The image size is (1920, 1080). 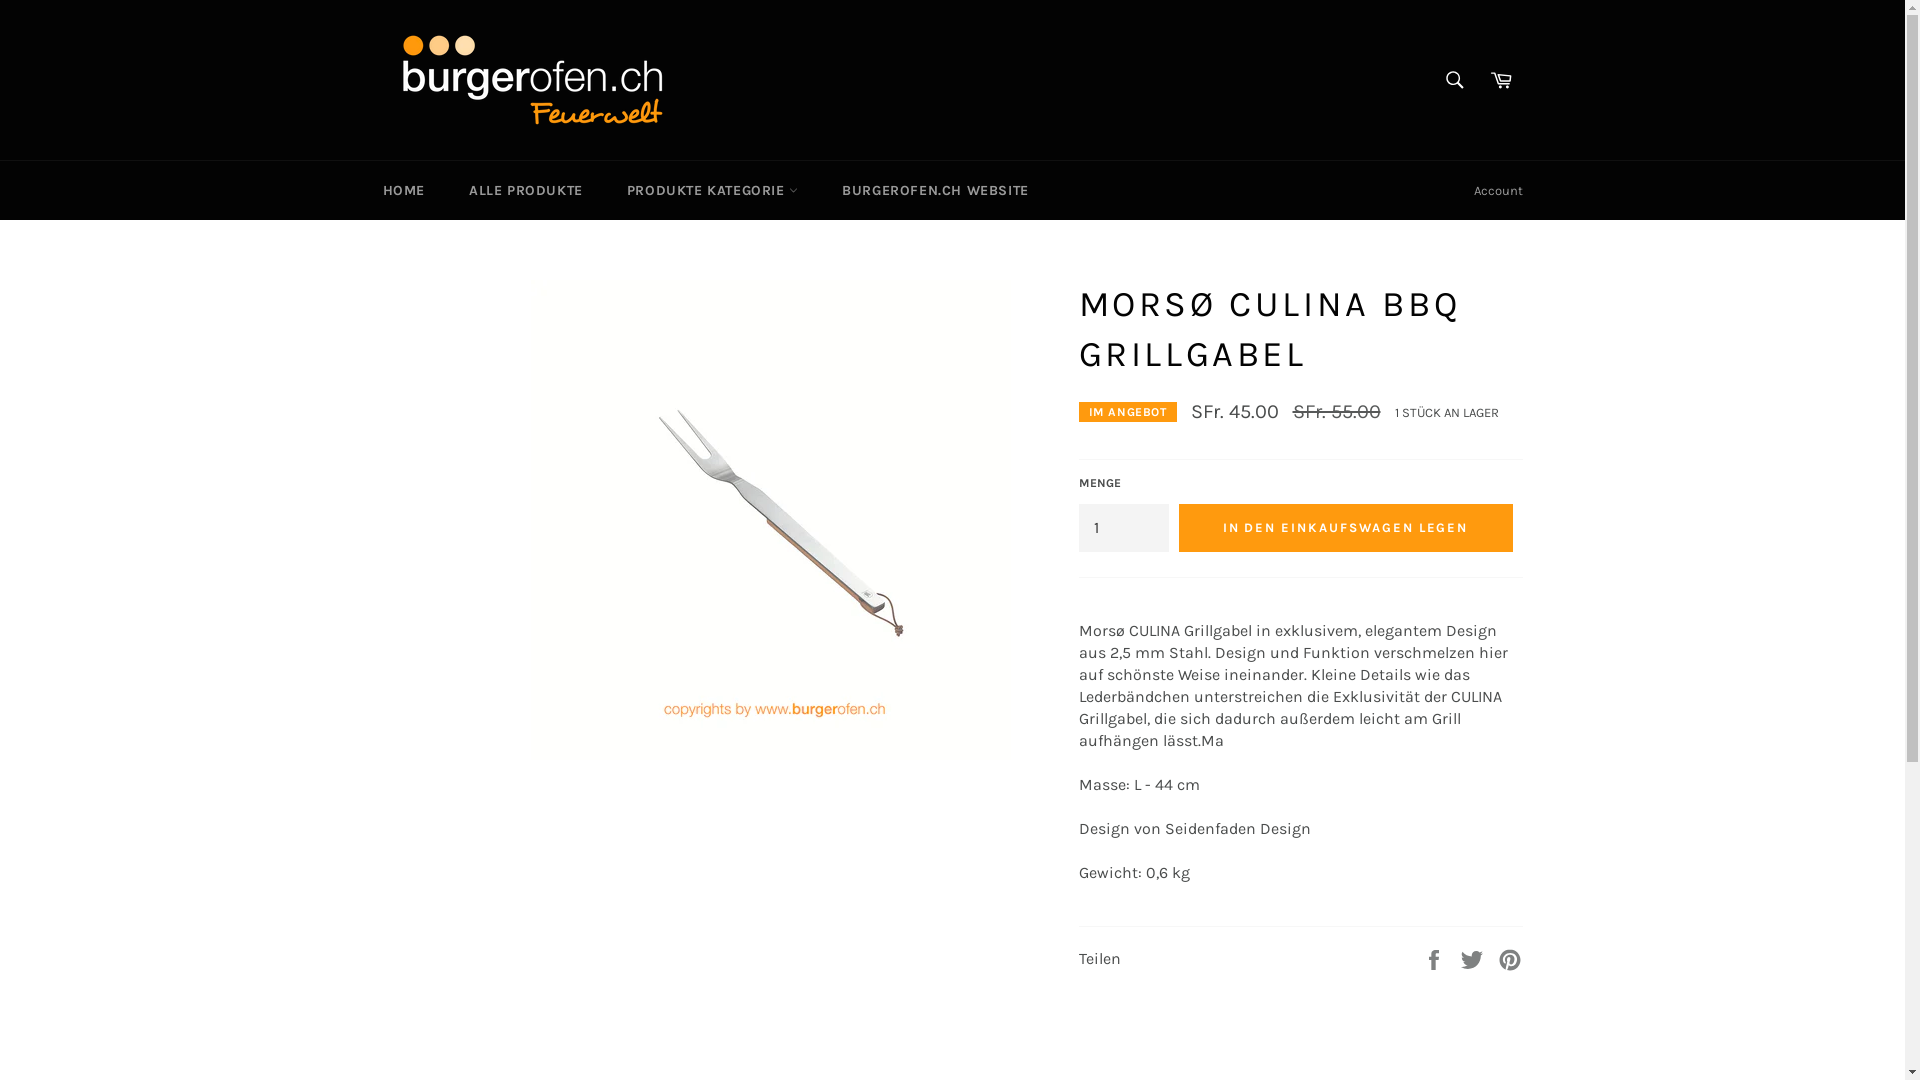 What do you see at coordinates (1479, 79) in the screenshot?
I see `'Einkaufswagen'` at bounding box center [1479, 79].